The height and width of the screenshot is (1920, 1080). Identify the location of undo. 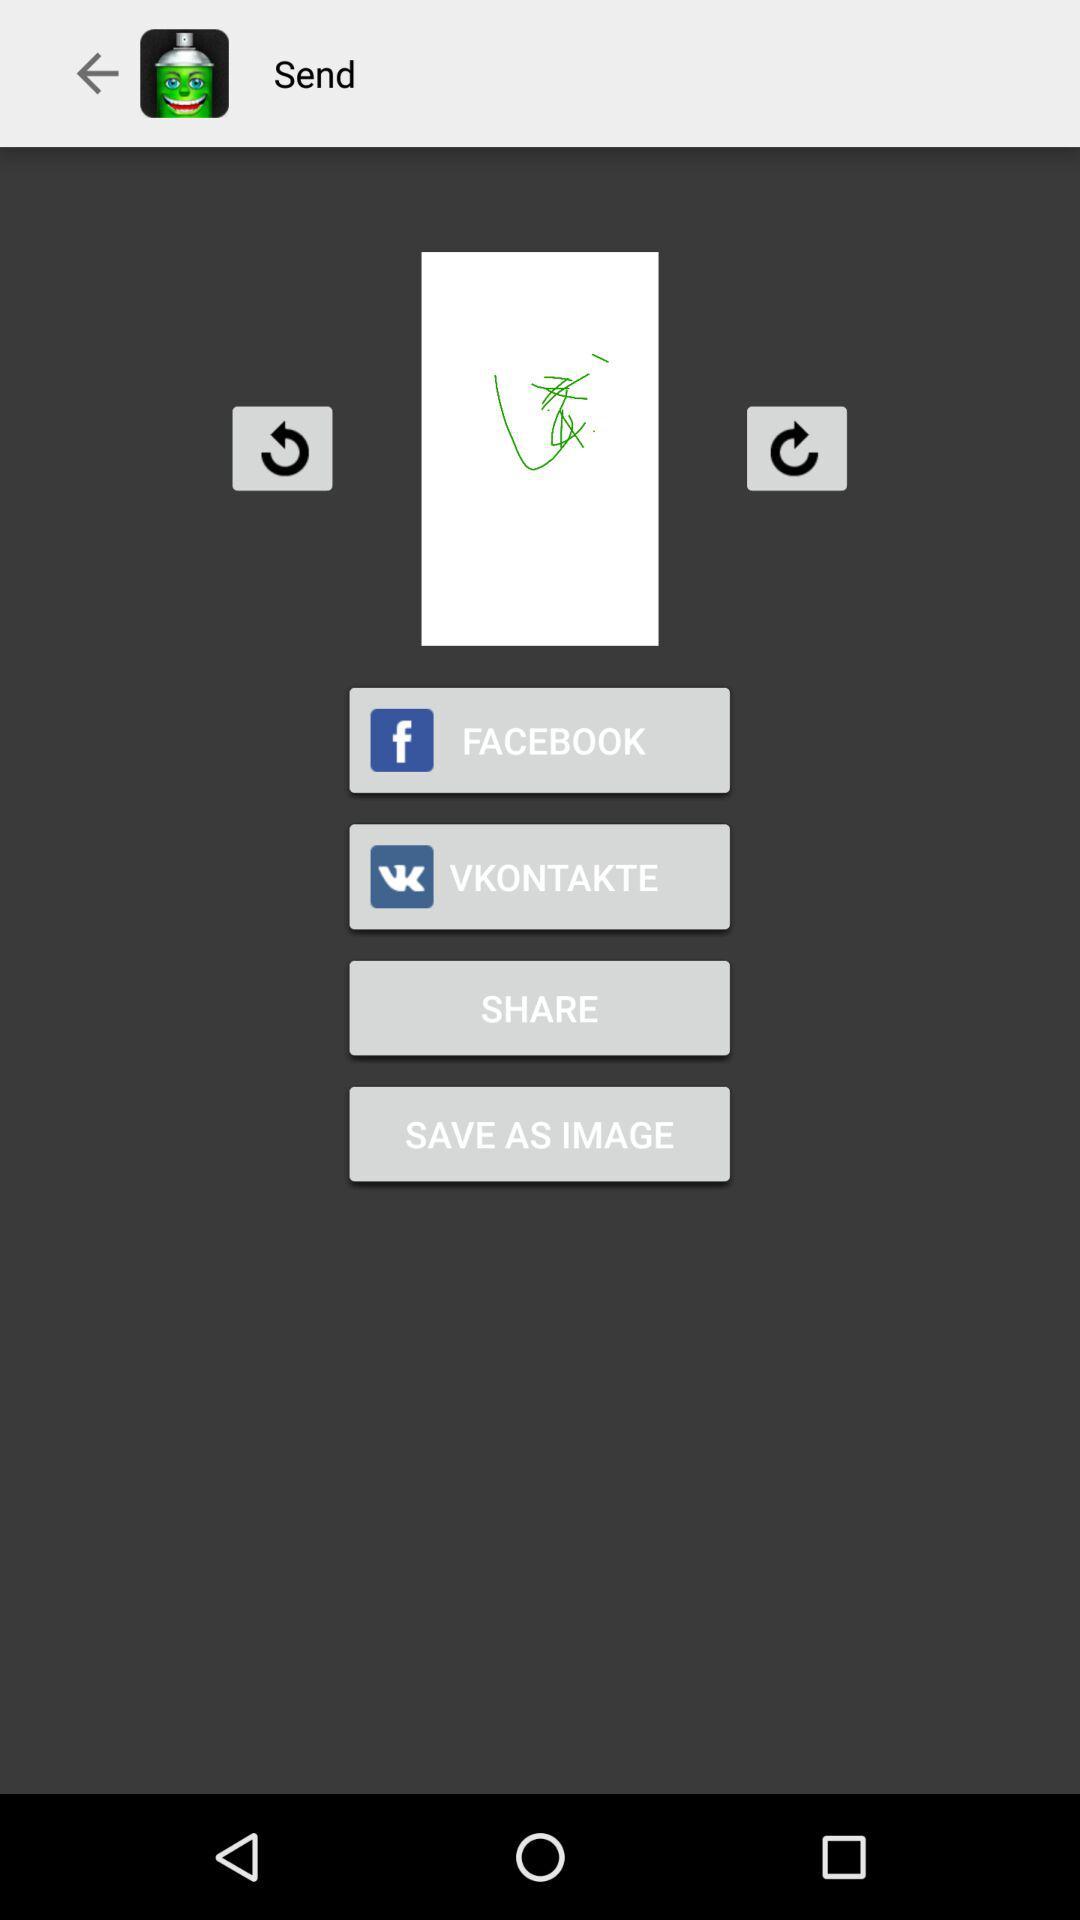
(282, 447).